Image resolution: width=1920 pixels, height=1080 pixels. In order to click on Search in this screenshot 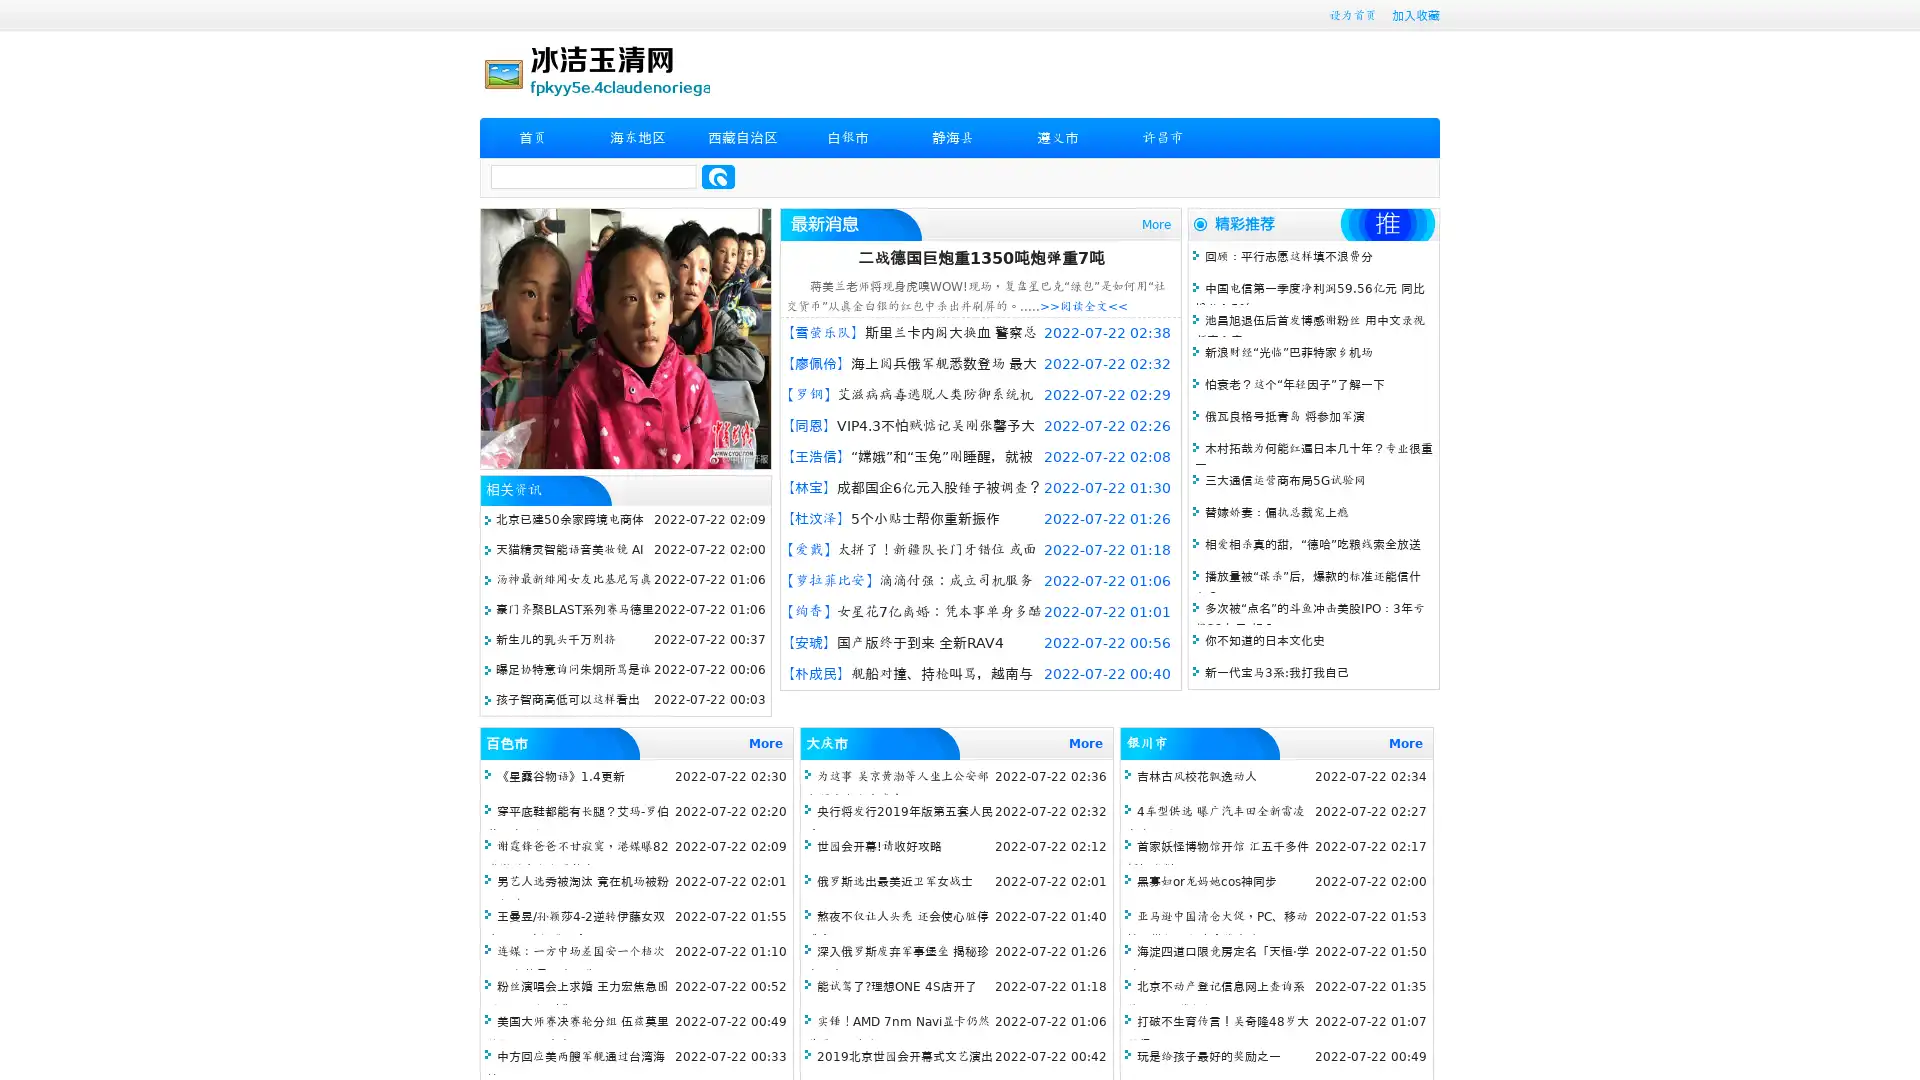, I will do `click(718, 176)`.